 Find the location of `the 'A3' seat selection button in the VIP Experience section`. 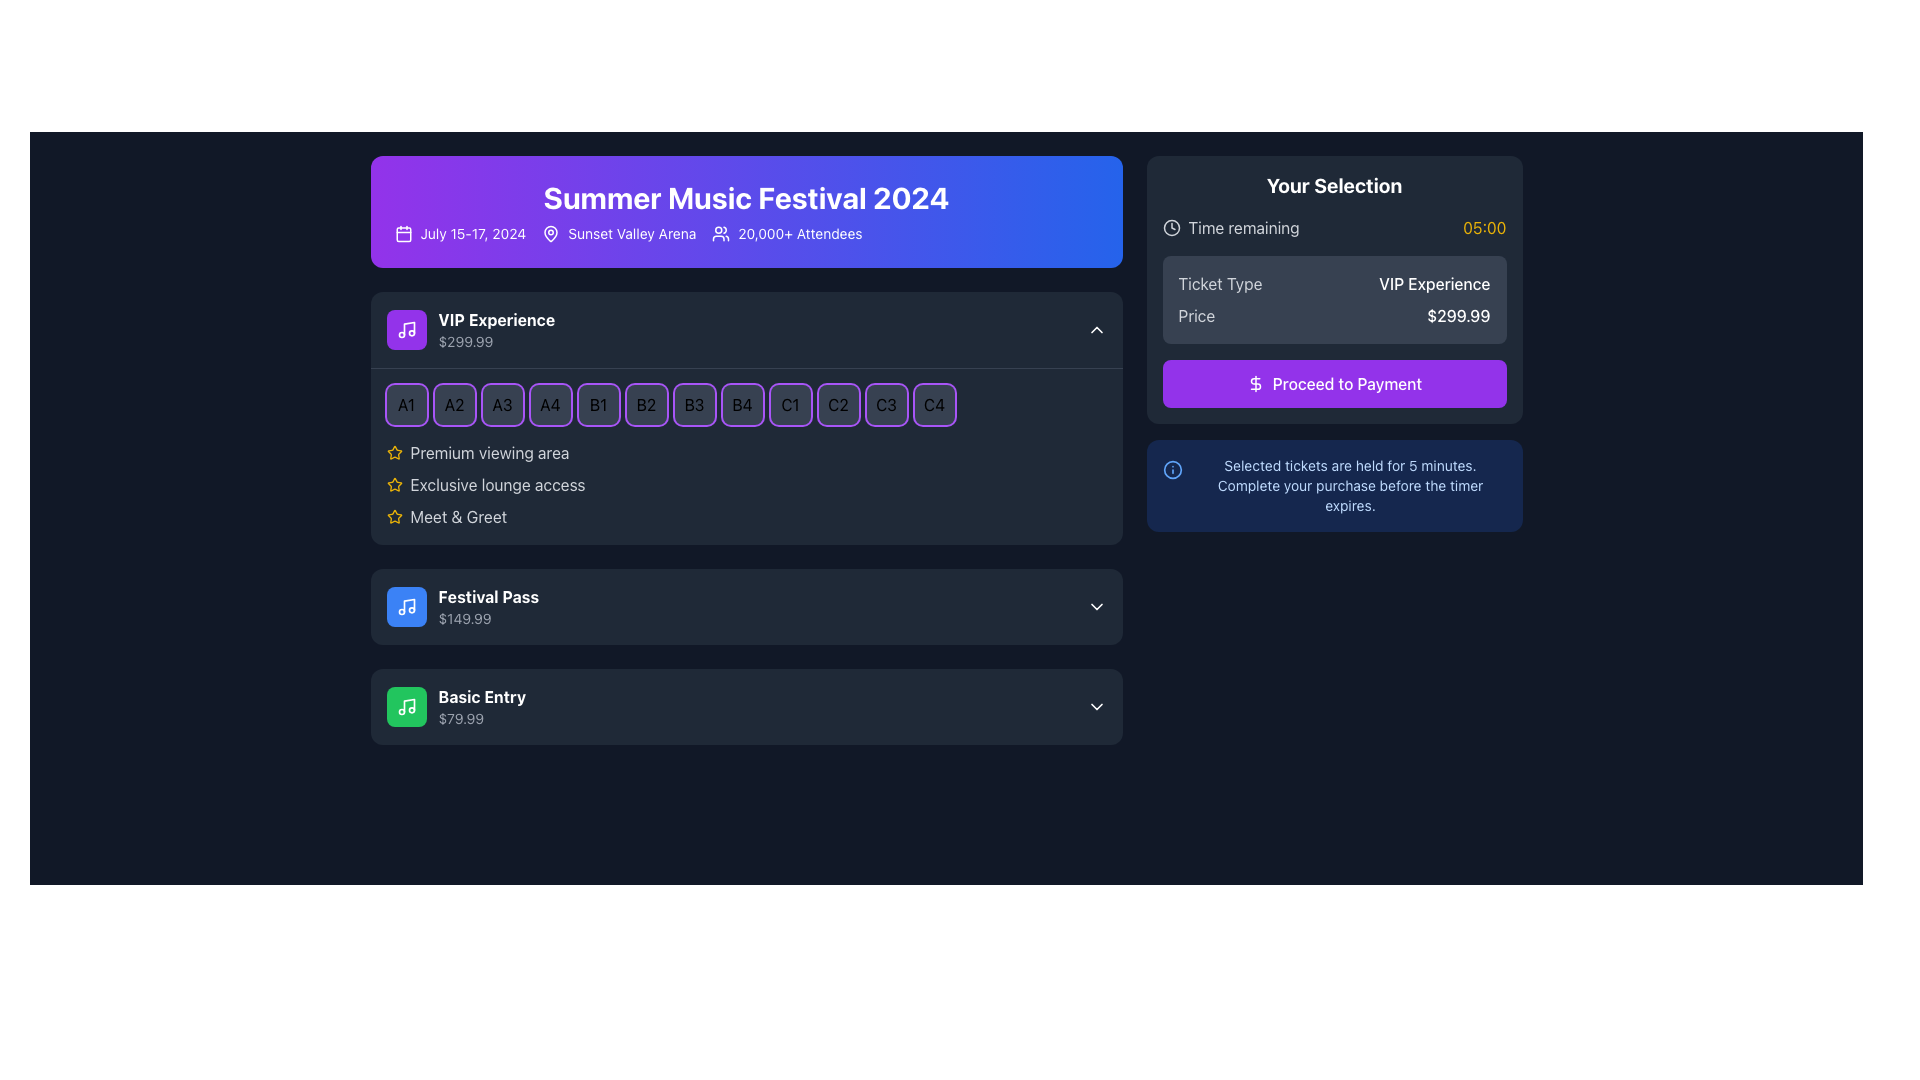

the 'A3' seat selection button in the VIP Experience section is located at coordinates (502, 405).